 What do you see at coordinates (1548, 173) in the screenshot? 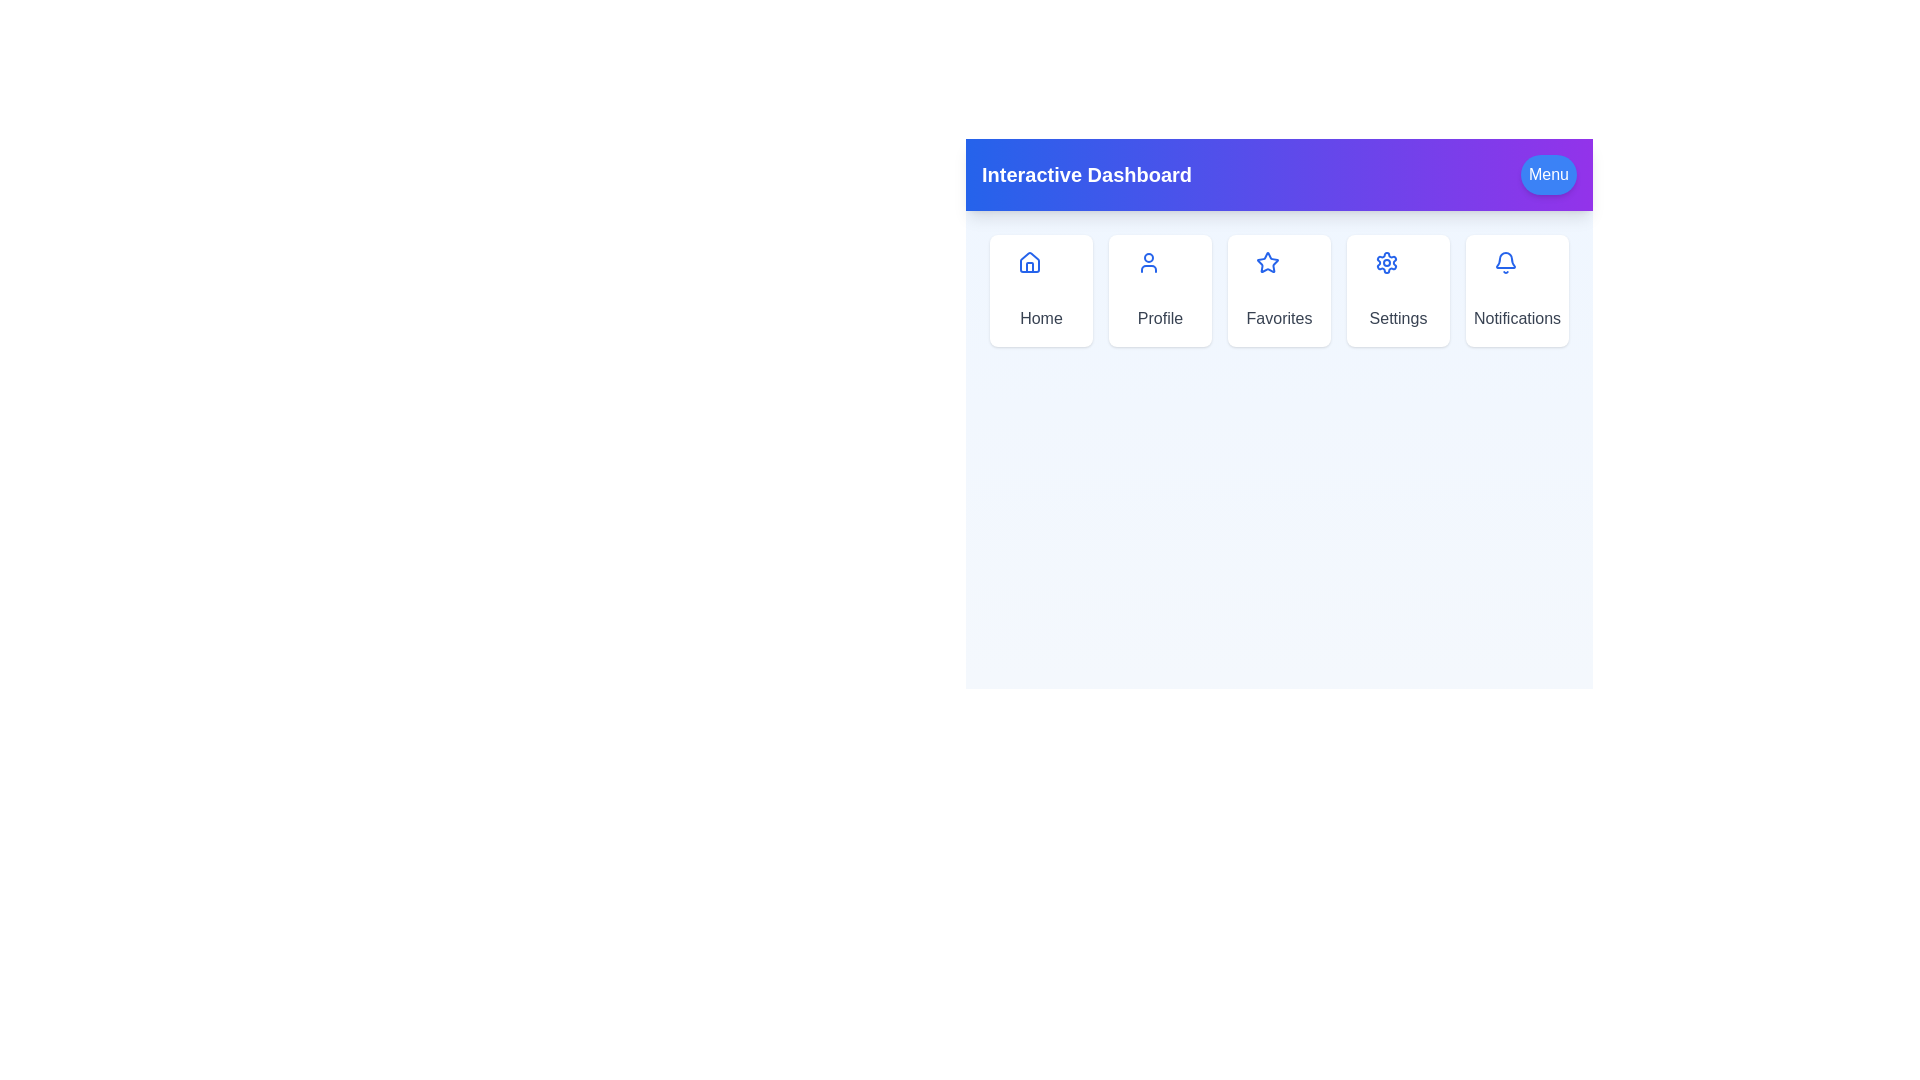
I see `the 'Menu' button to toggle the menu visibility` at bounding box center [1548, 173].